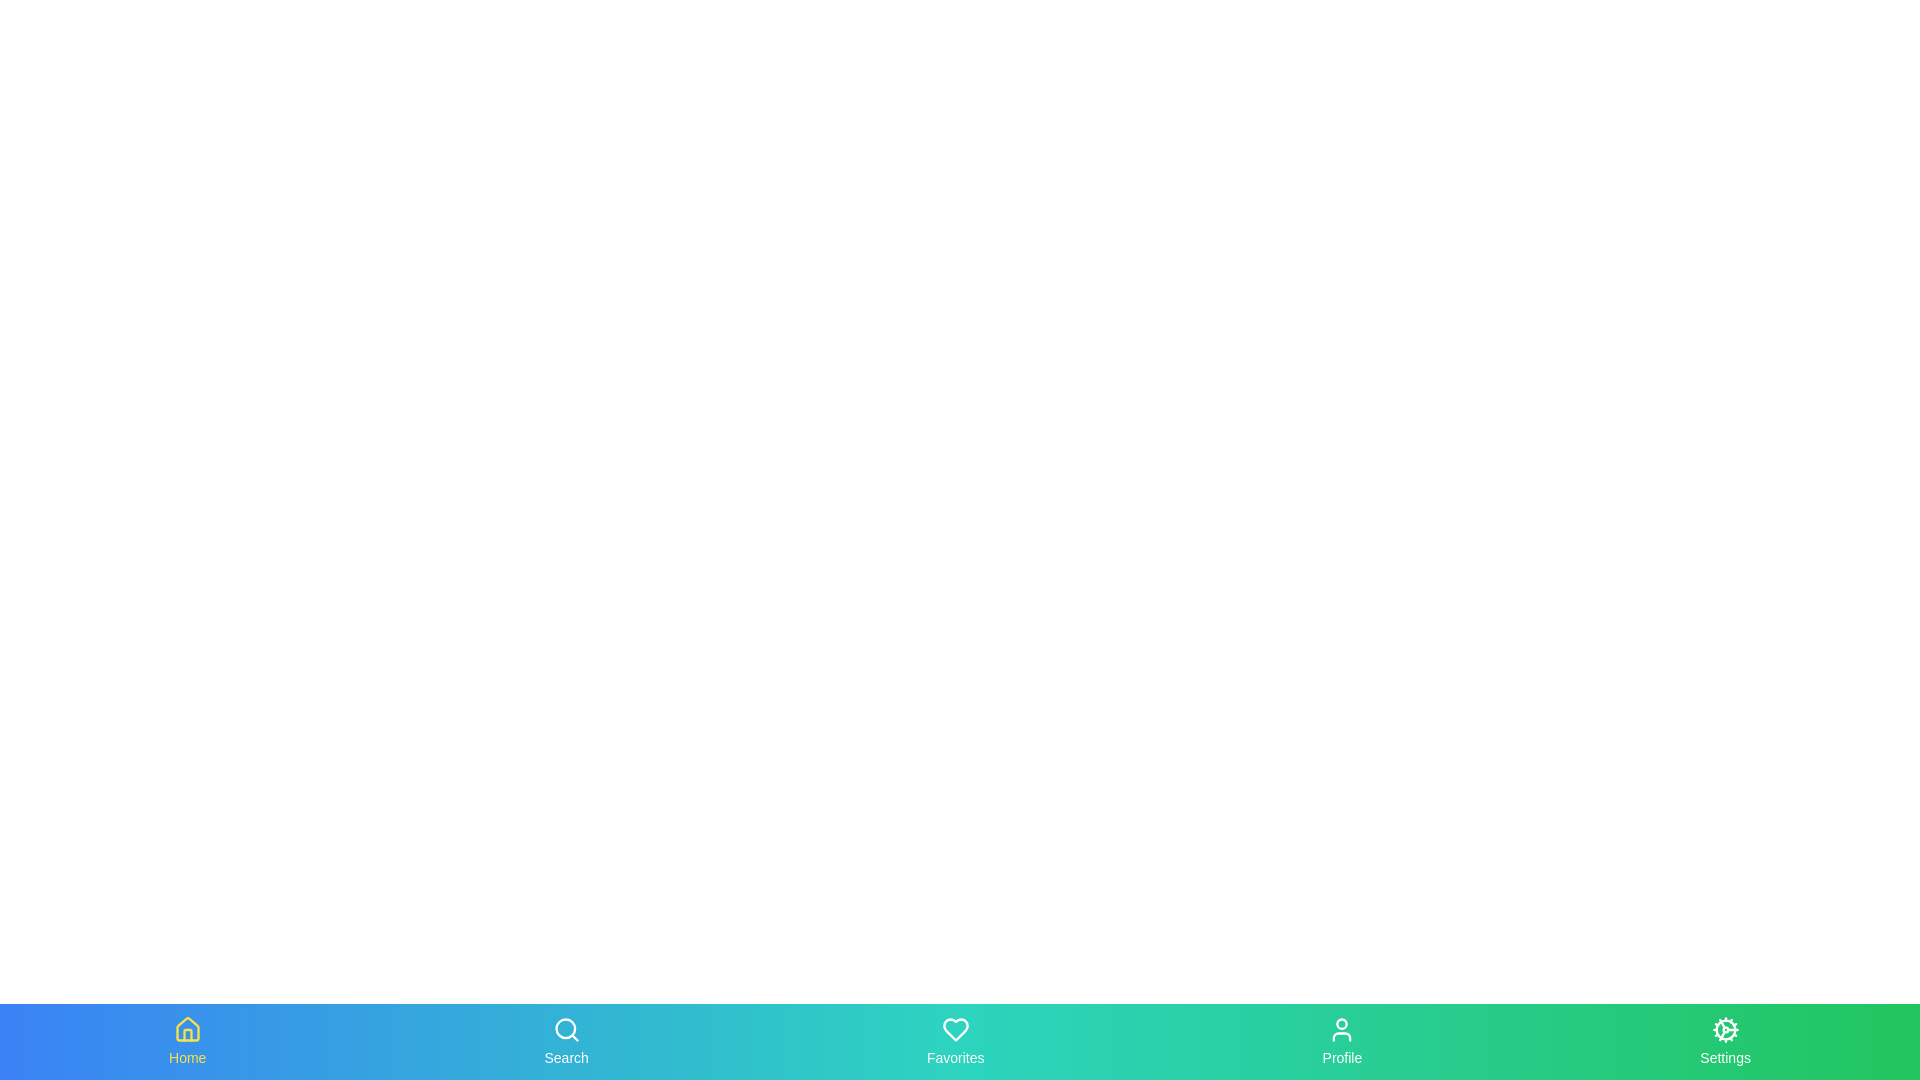 The height and width of the screenshot is (1080, 1920). I want to click on the Home tab in the bottom navigation, so click(187, 1040).